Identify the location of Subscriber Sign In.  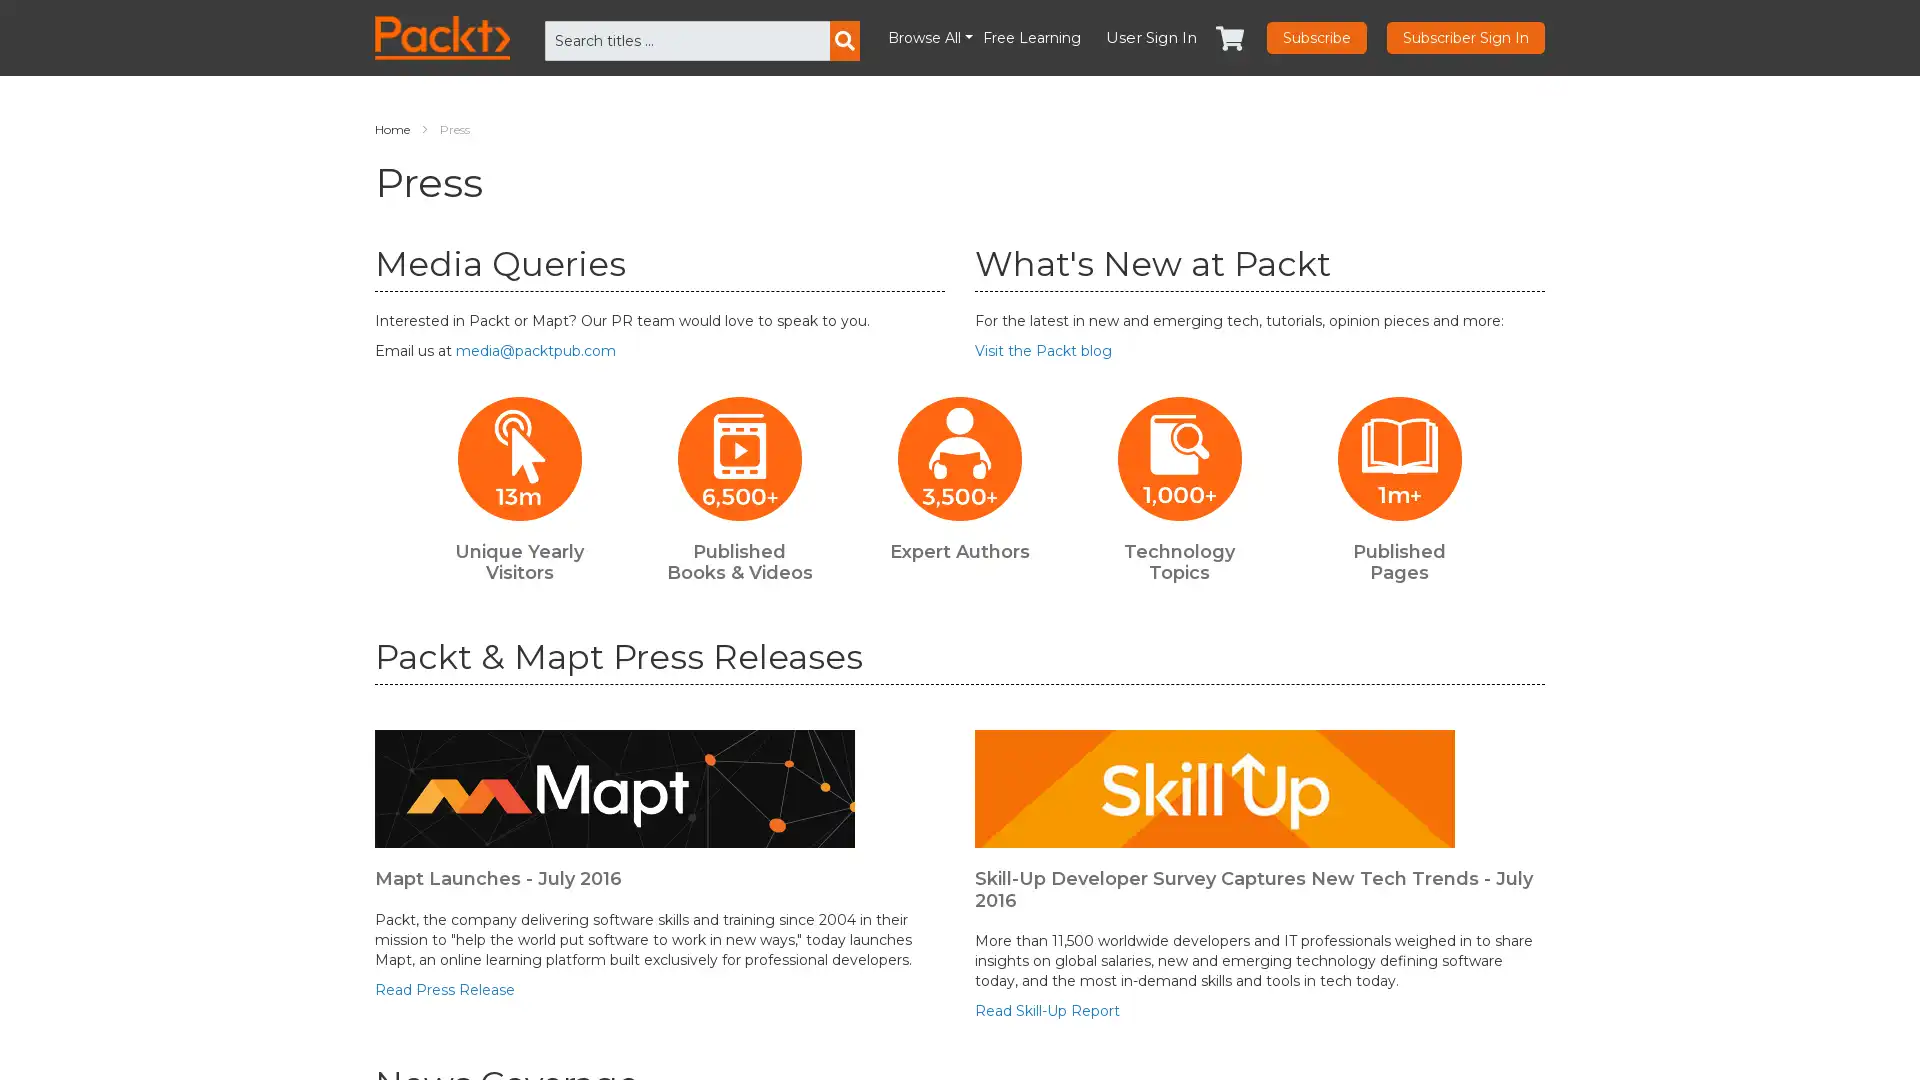
(1465, 38).